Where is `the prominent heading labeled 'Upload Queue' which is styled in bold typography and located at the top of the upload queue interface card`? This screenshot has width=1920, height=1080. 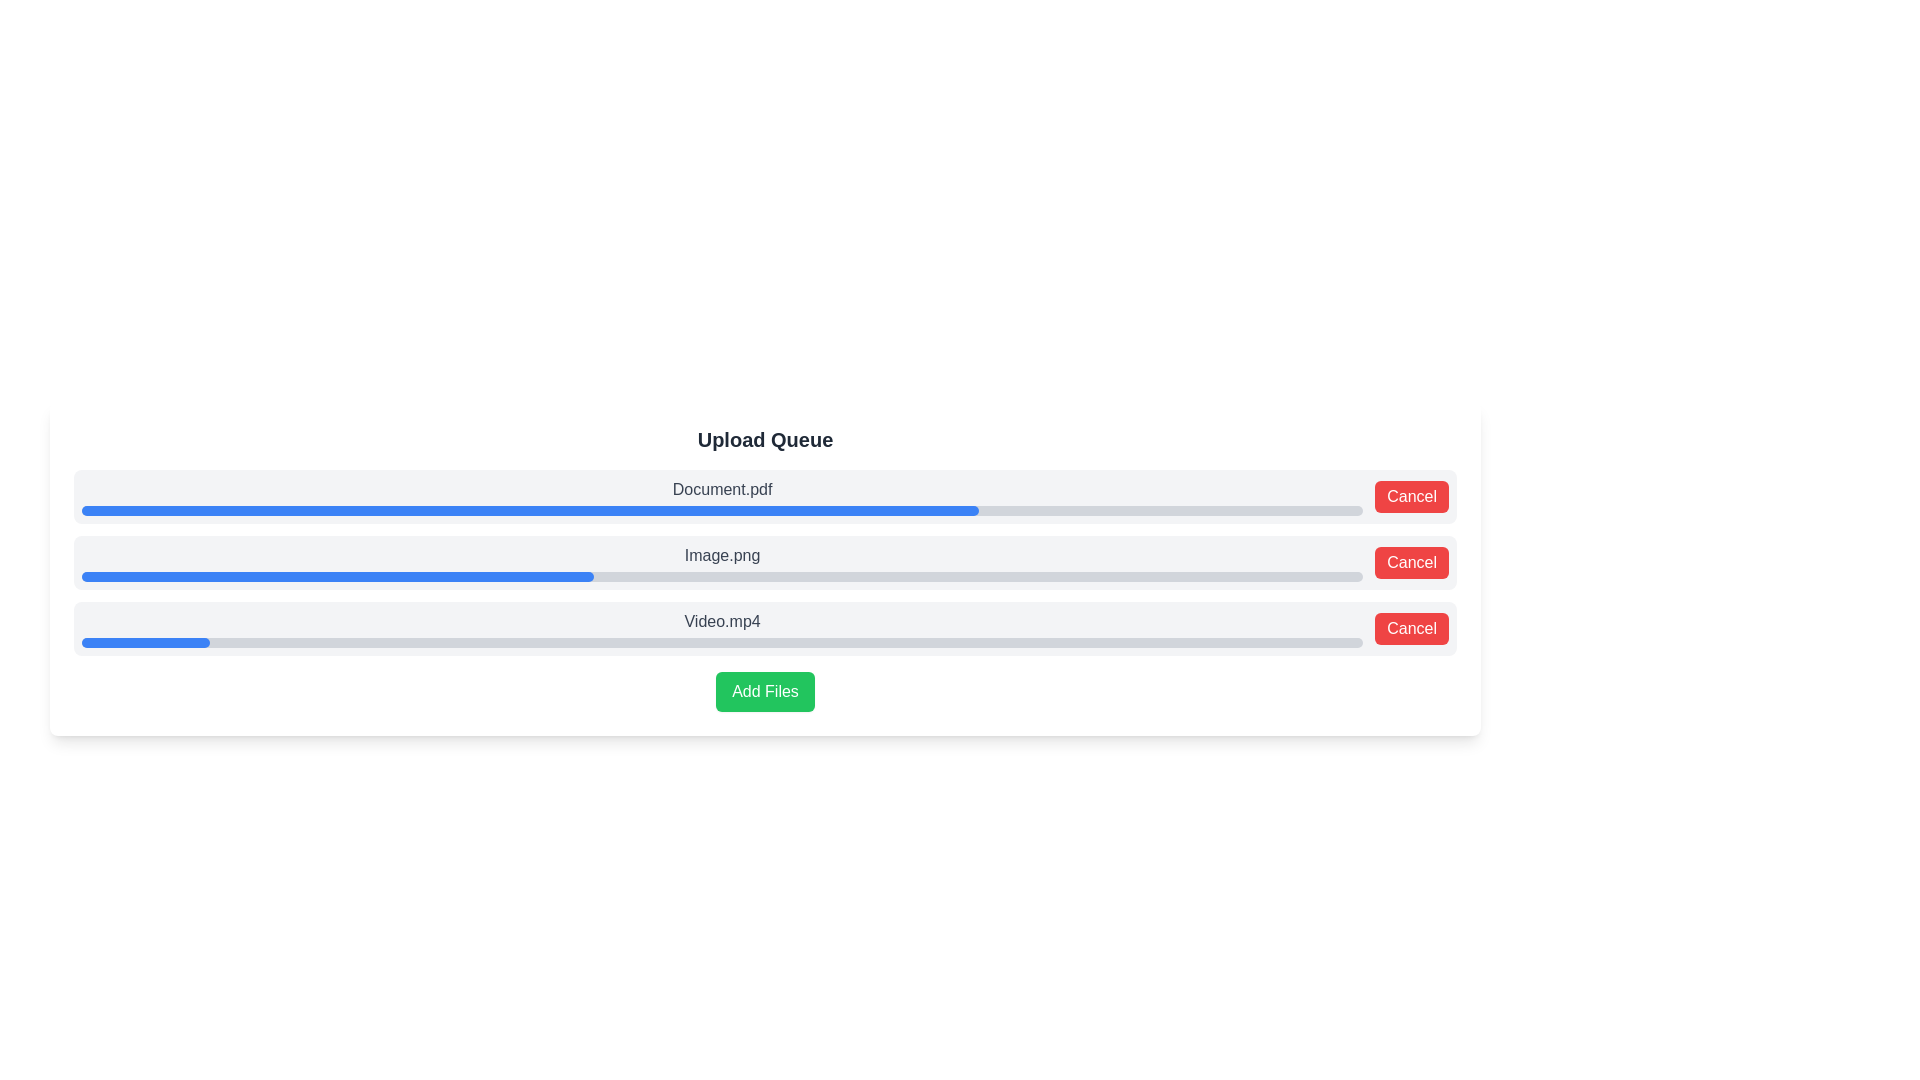
the prominent heading labeled 'Upload Queue' which is styled in bold typography and located at the top of the upload queue interface card is located at coordinates (764, 438).